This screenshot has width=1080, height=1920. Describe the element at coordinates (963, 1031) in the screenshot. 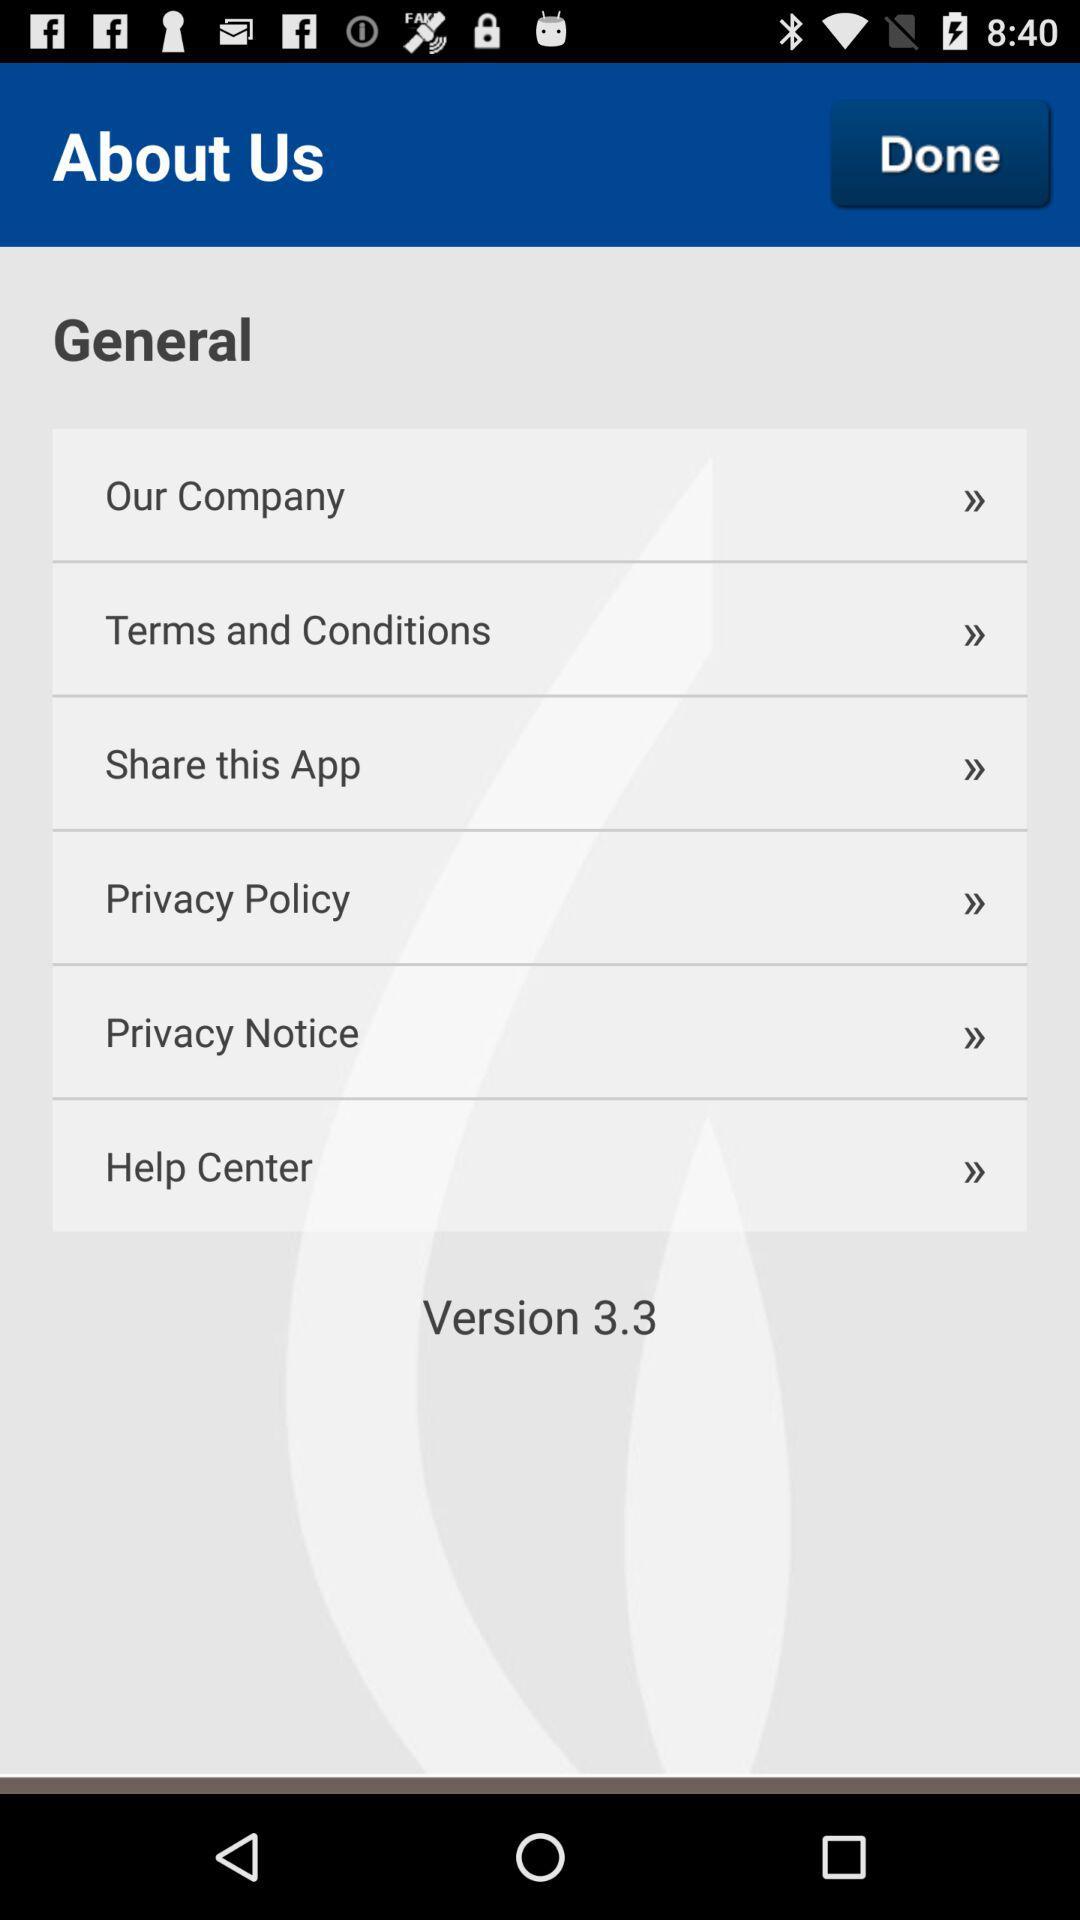

I see `the icon next to the privacy policy` at that location.